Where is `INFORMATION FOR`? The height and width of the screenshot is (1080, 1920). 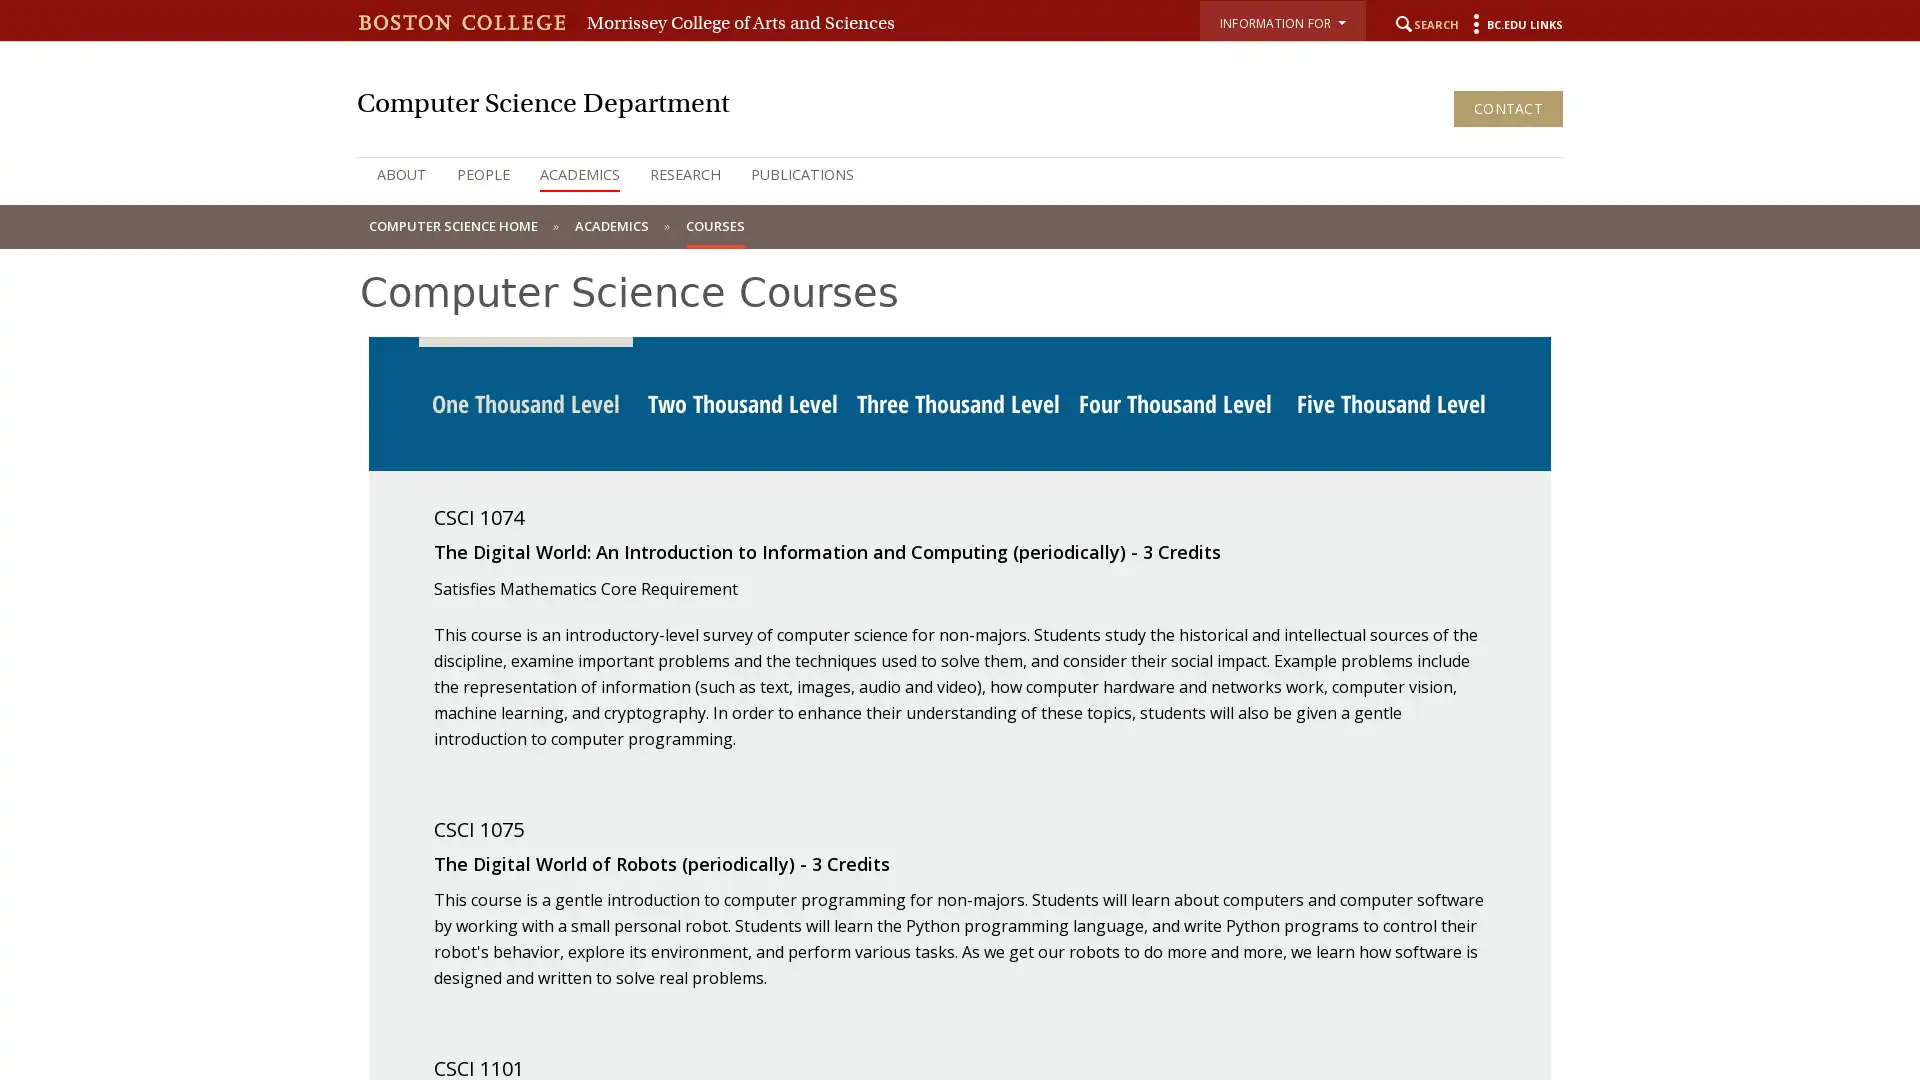 INFORMATION FOR is located at coordinates (1282, 23).